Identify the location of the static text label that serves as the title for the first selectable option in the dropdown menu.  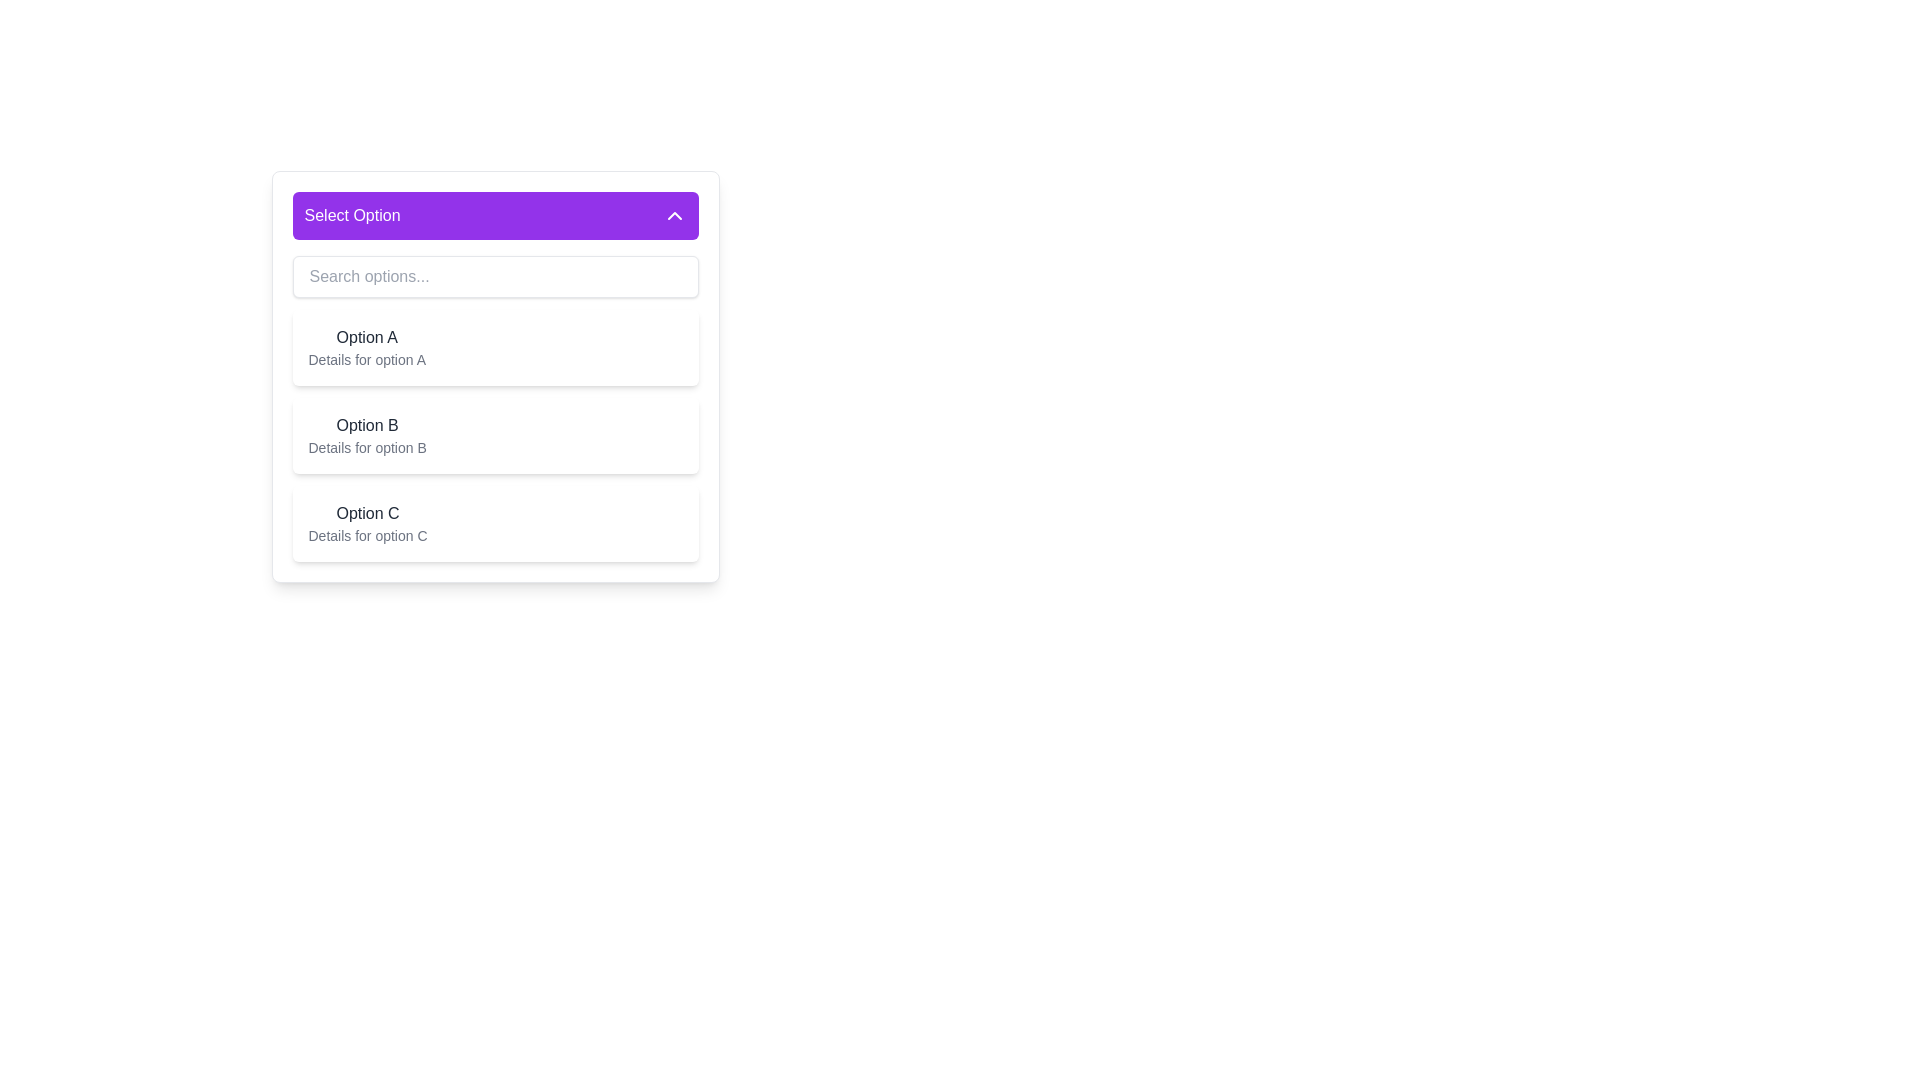
(367, 337).